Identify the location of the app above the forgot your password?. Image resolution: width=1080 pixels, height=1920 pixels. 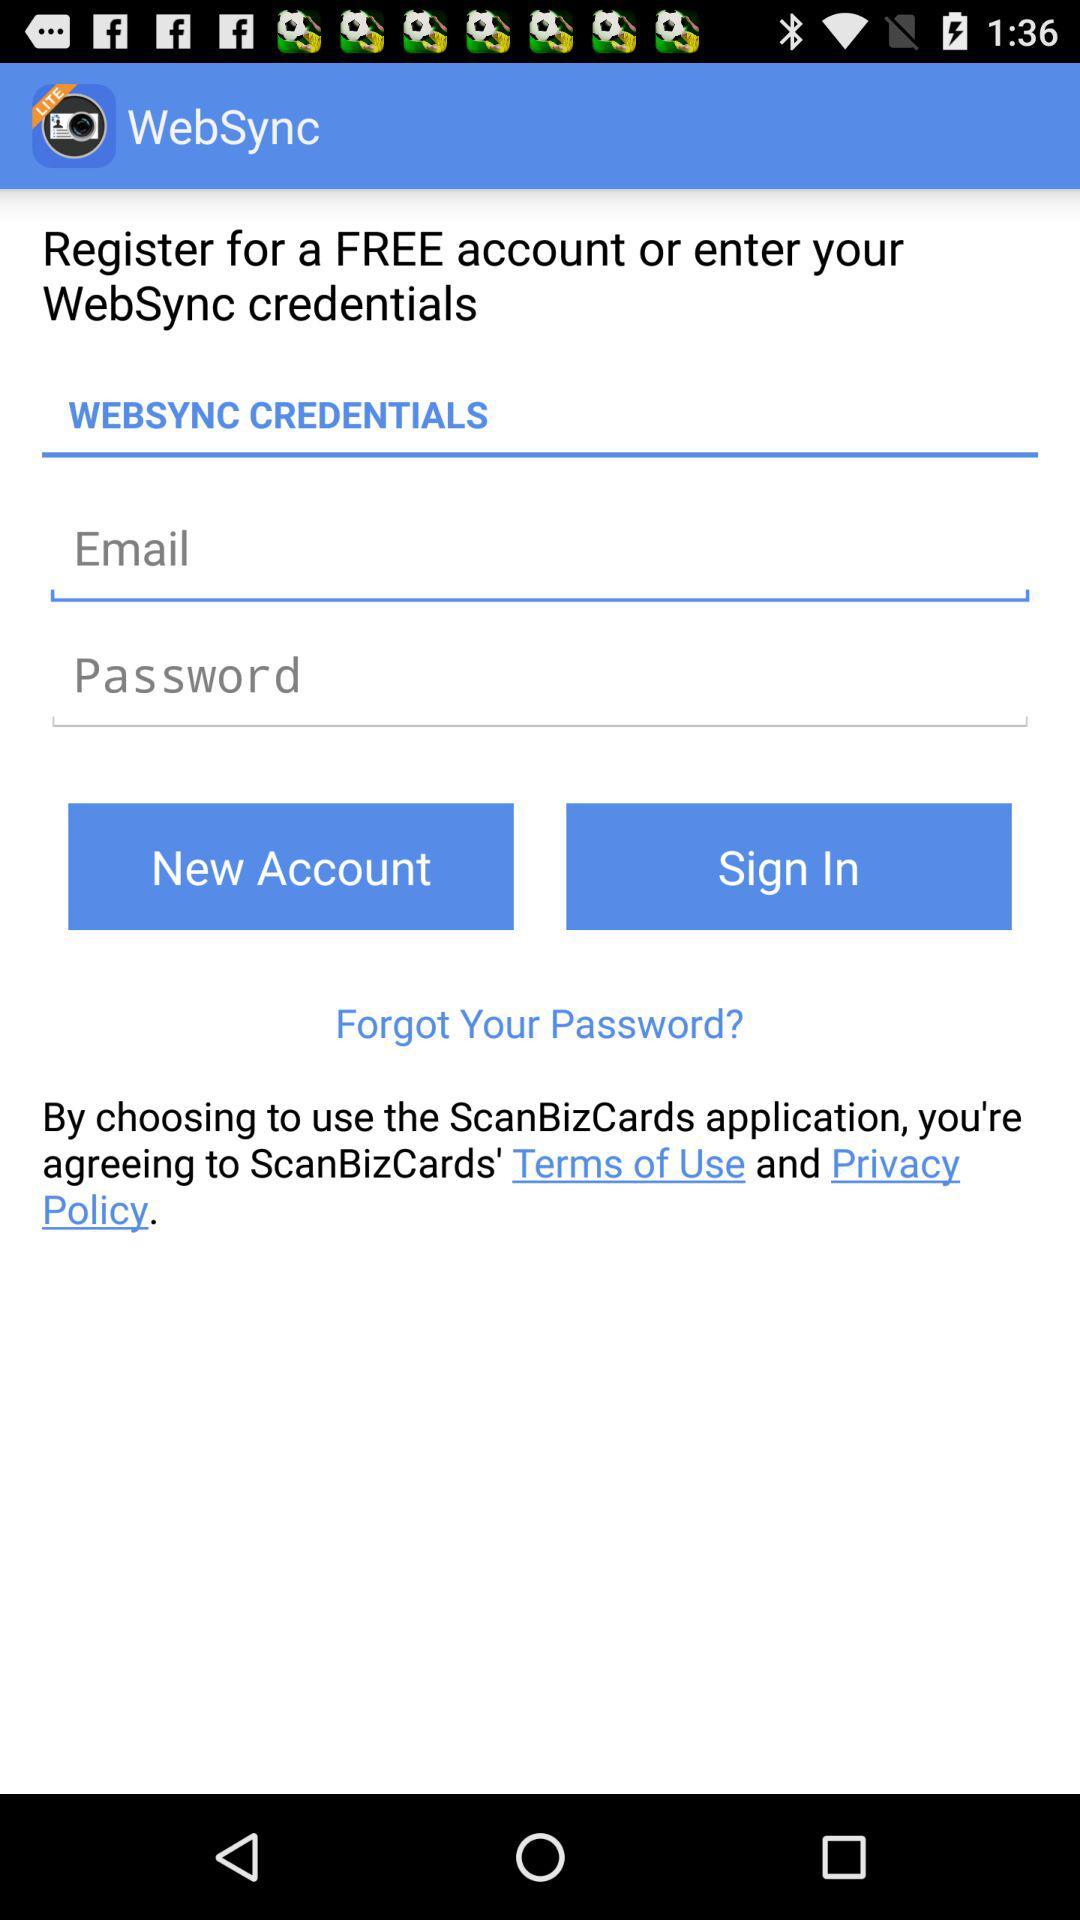
(788, 866).